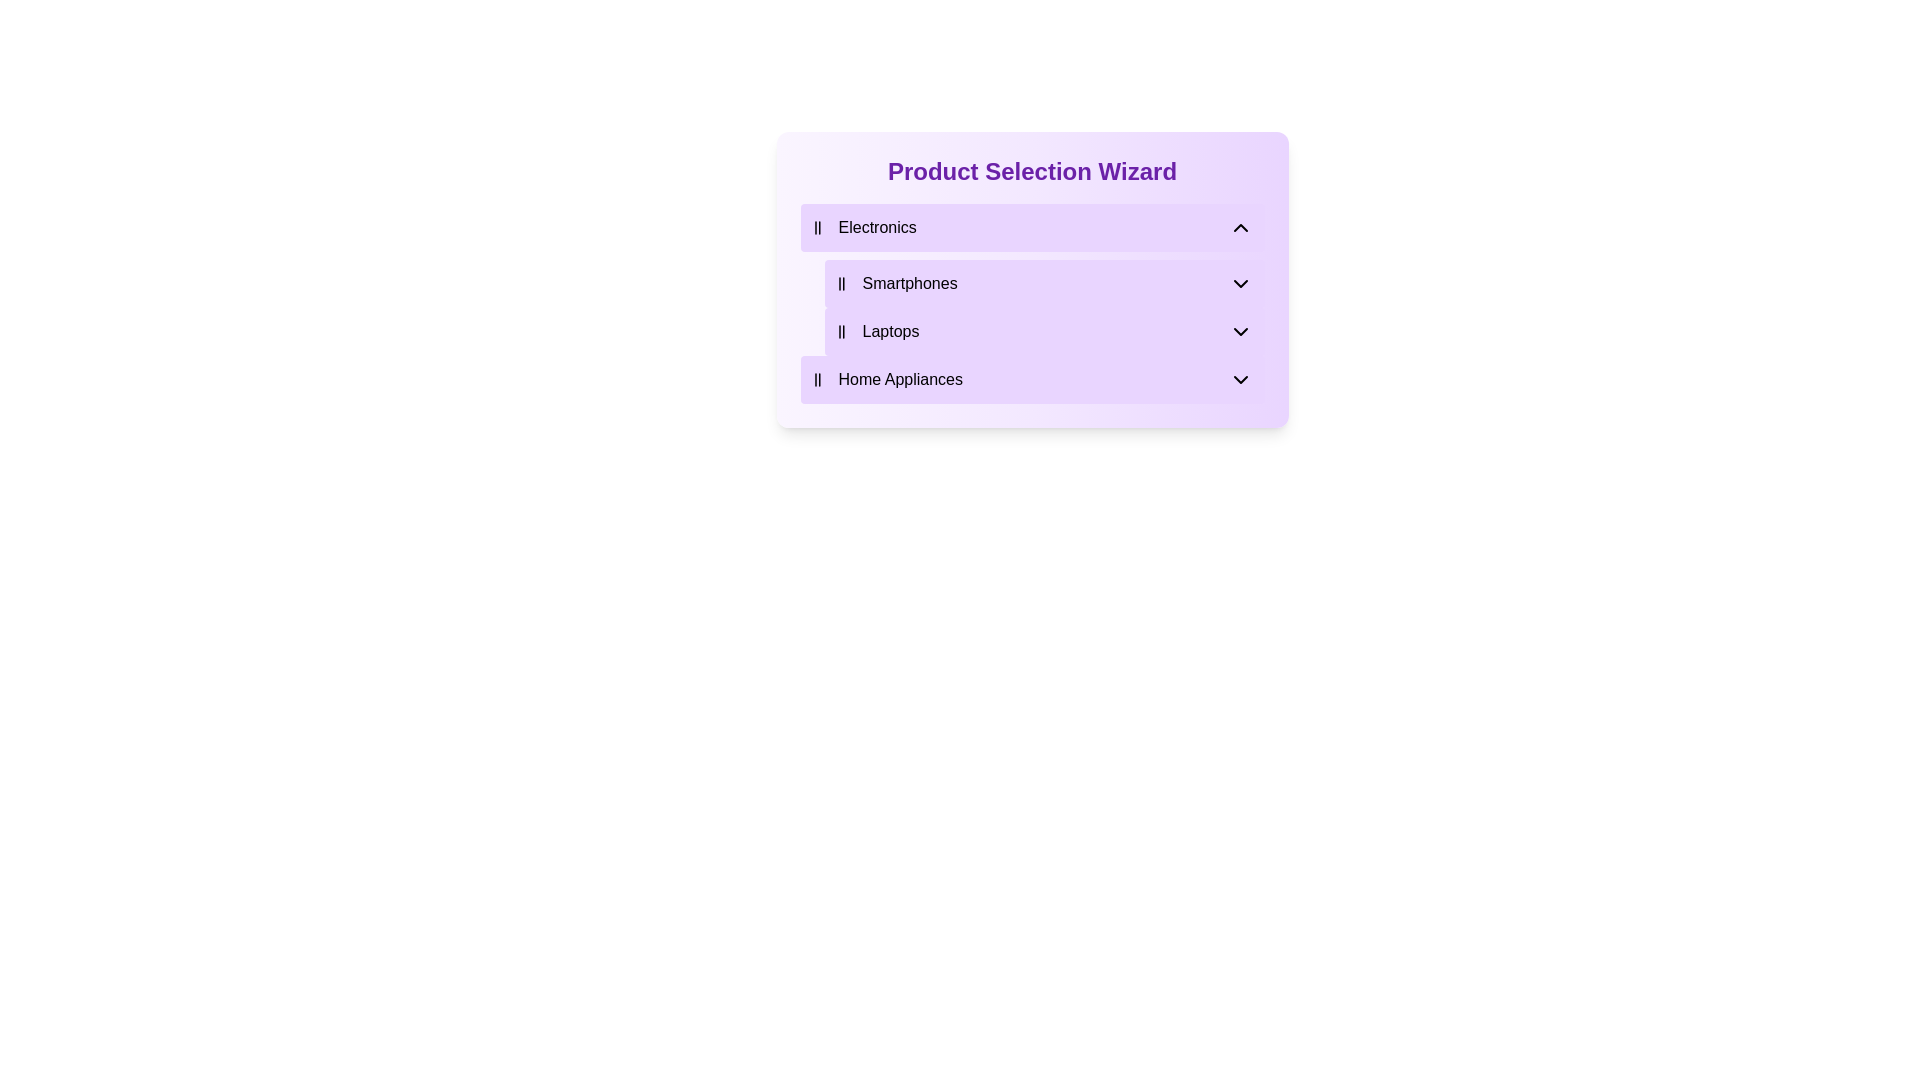  I want to click on the Chevron Down icon located to the right of the 'Smartphones' label in the purple background to observe the hover effect, so click(1239, 284).